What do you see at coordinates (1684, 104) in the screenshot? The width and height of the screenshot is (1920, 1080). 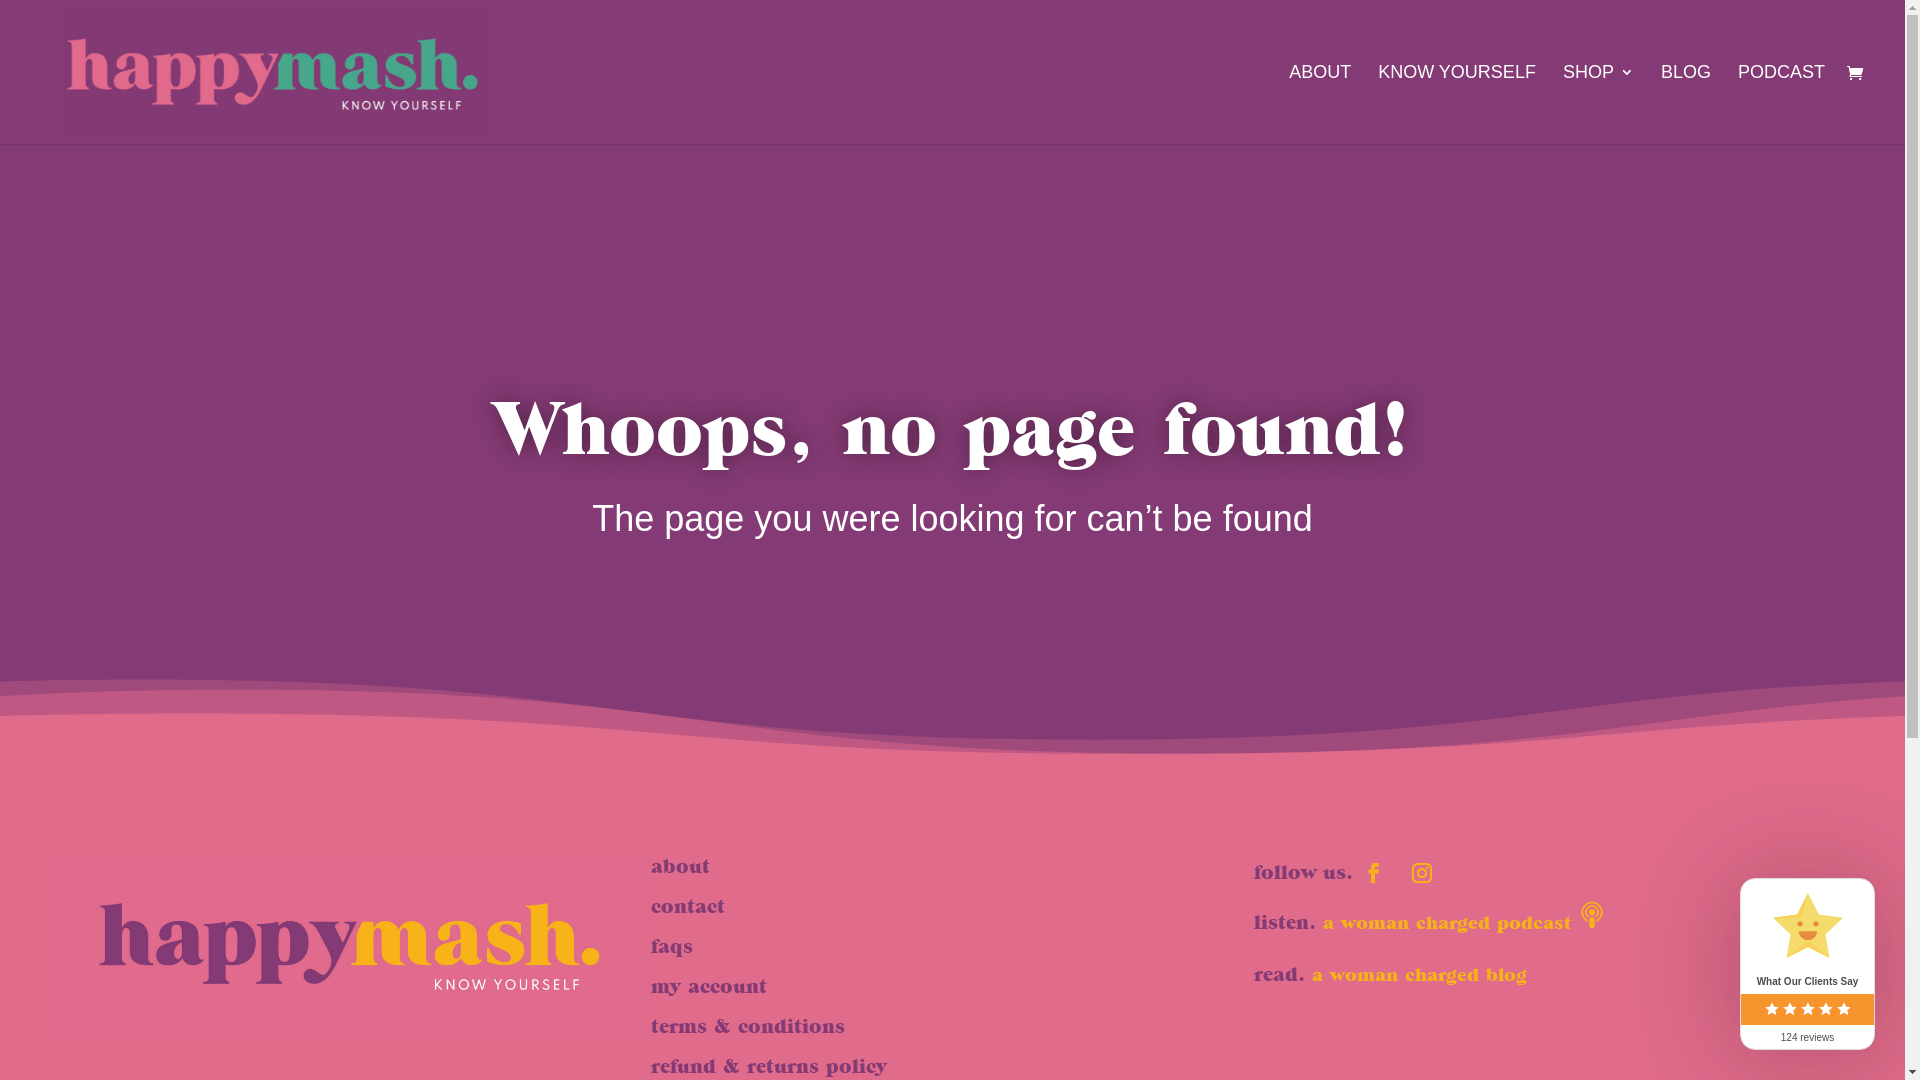 I see `'BLOG'` at bounding box center [1684, 104].